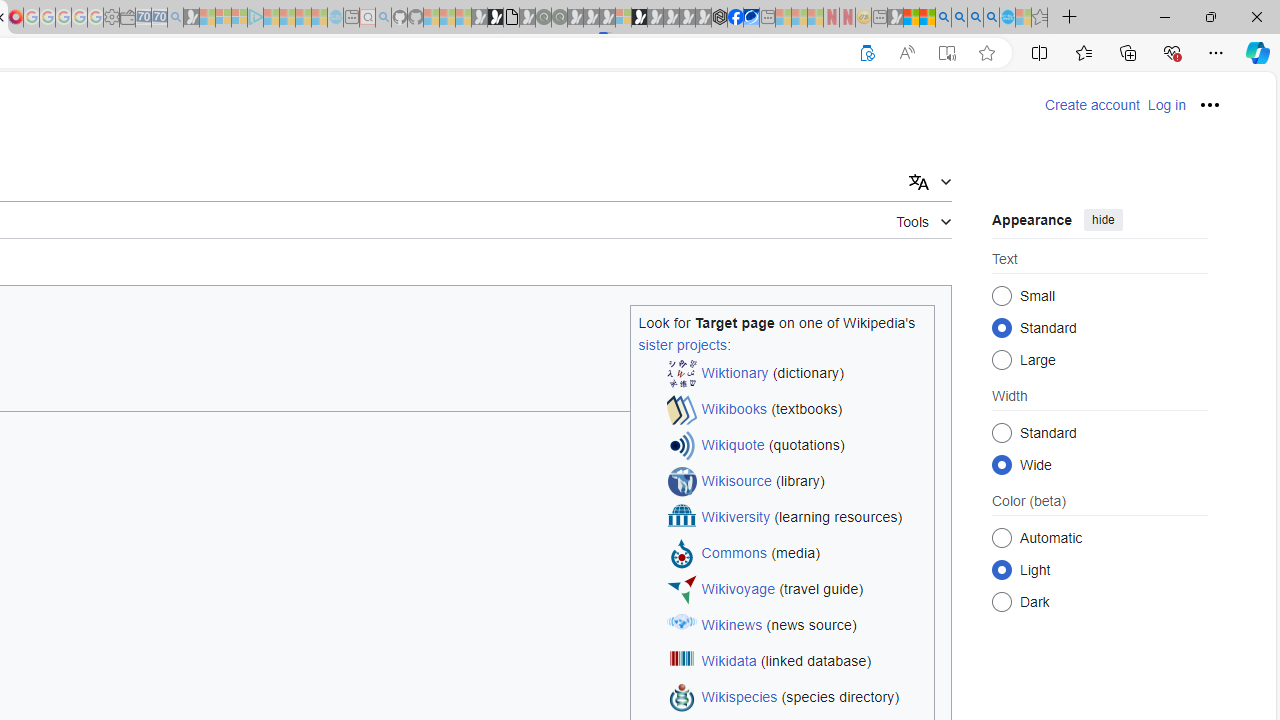 The height and width of the screenshot is (720, 1280). I want to click on 'Wiktionary', so click(734, 373).